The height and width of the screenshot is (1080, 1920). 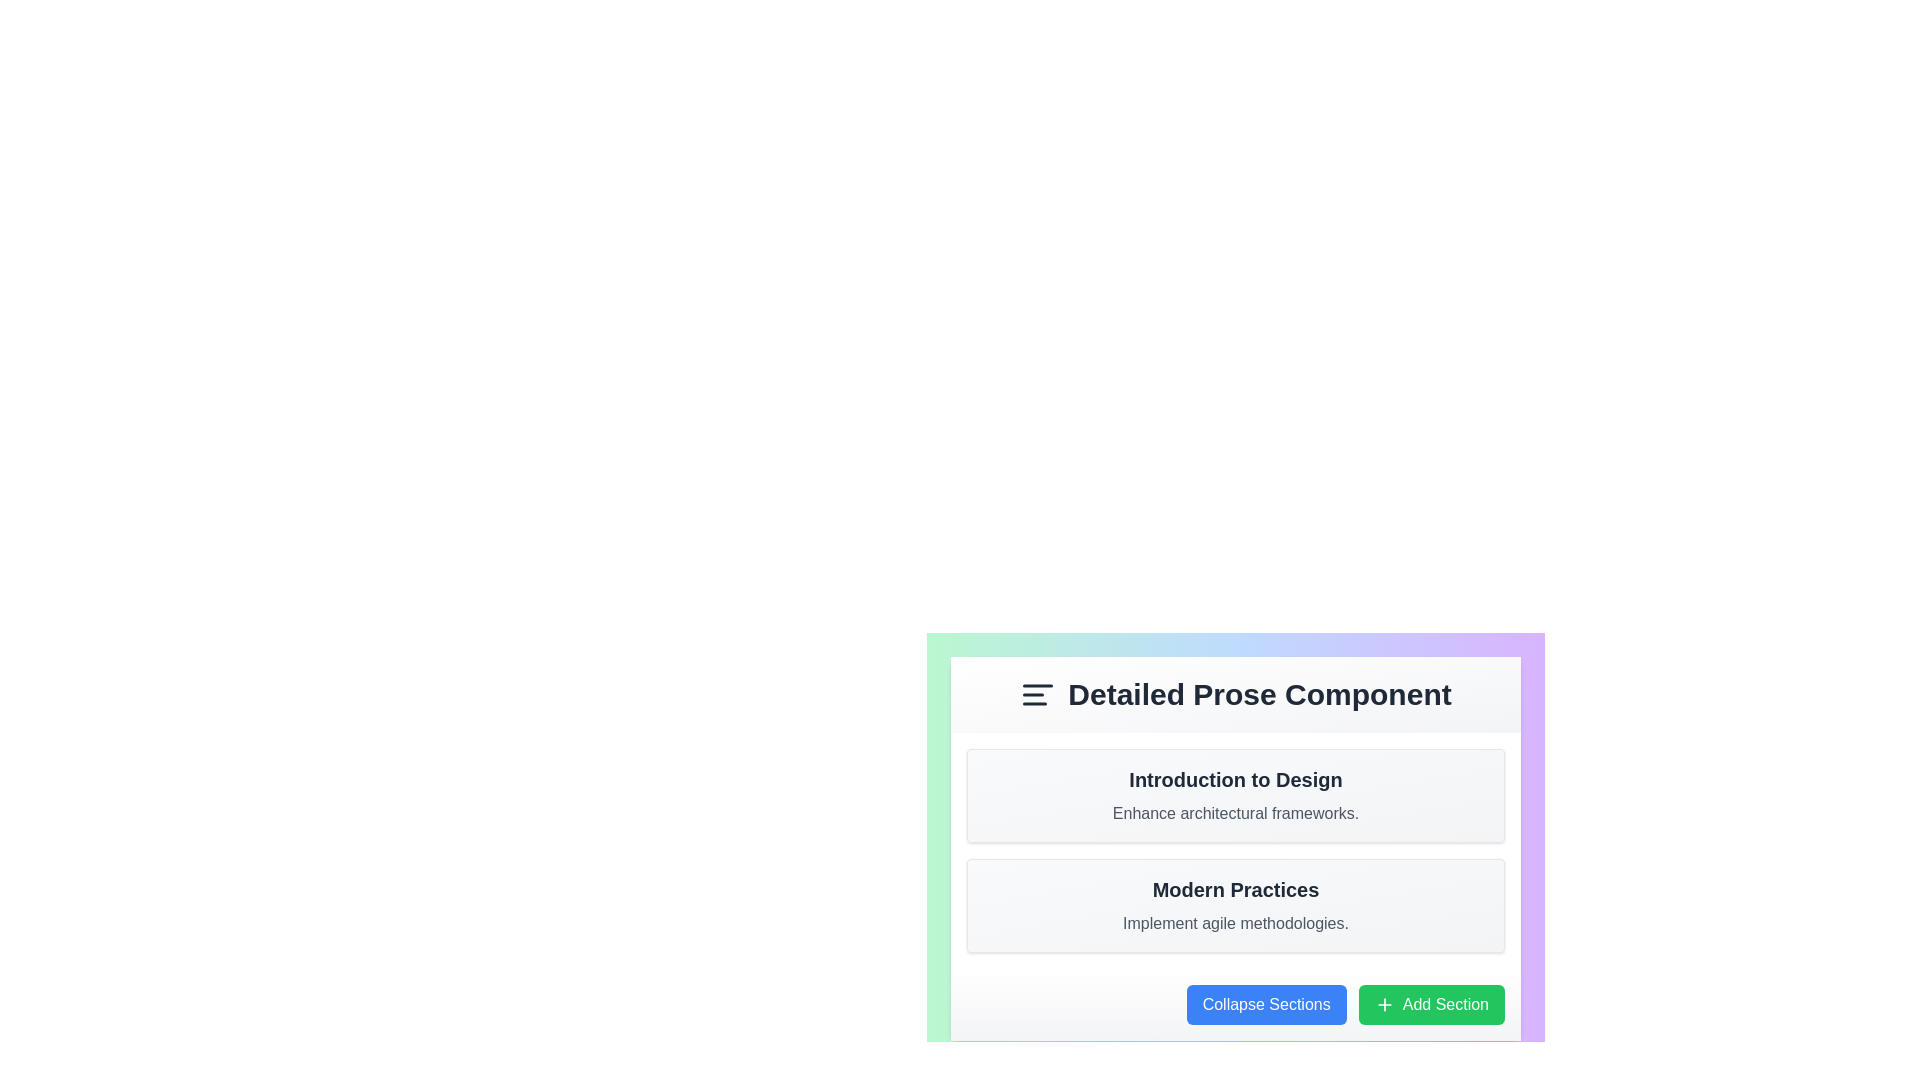 I want to click on the small outlined 'plus' icon located inside the green 'Add Section' button at the bottom right of the interface, so click(x=1383, y=1005).